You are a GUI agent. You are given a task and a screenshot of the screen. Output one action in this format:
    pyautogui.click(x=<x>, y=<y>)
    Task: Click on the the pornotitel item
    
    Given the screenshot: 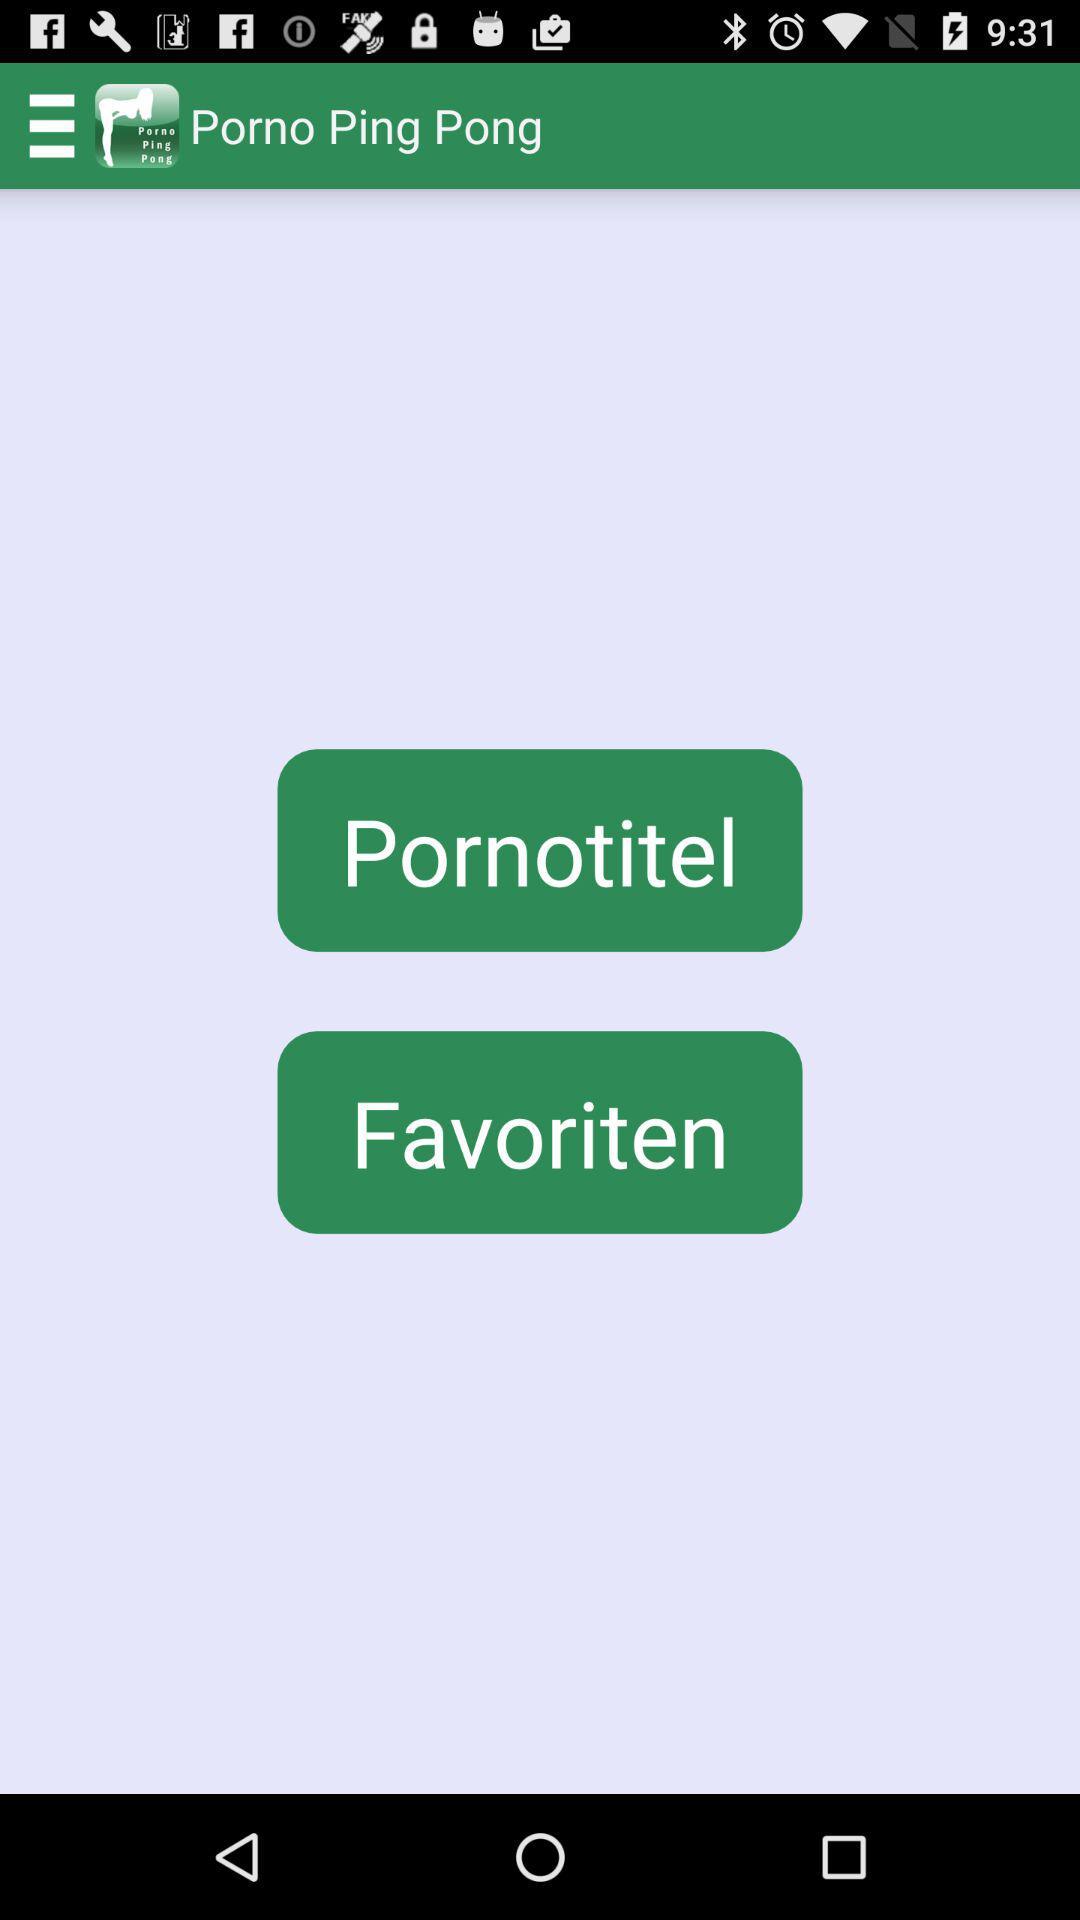 What is the action you would take?
    pyautogui.click(x=540, y=850)
    